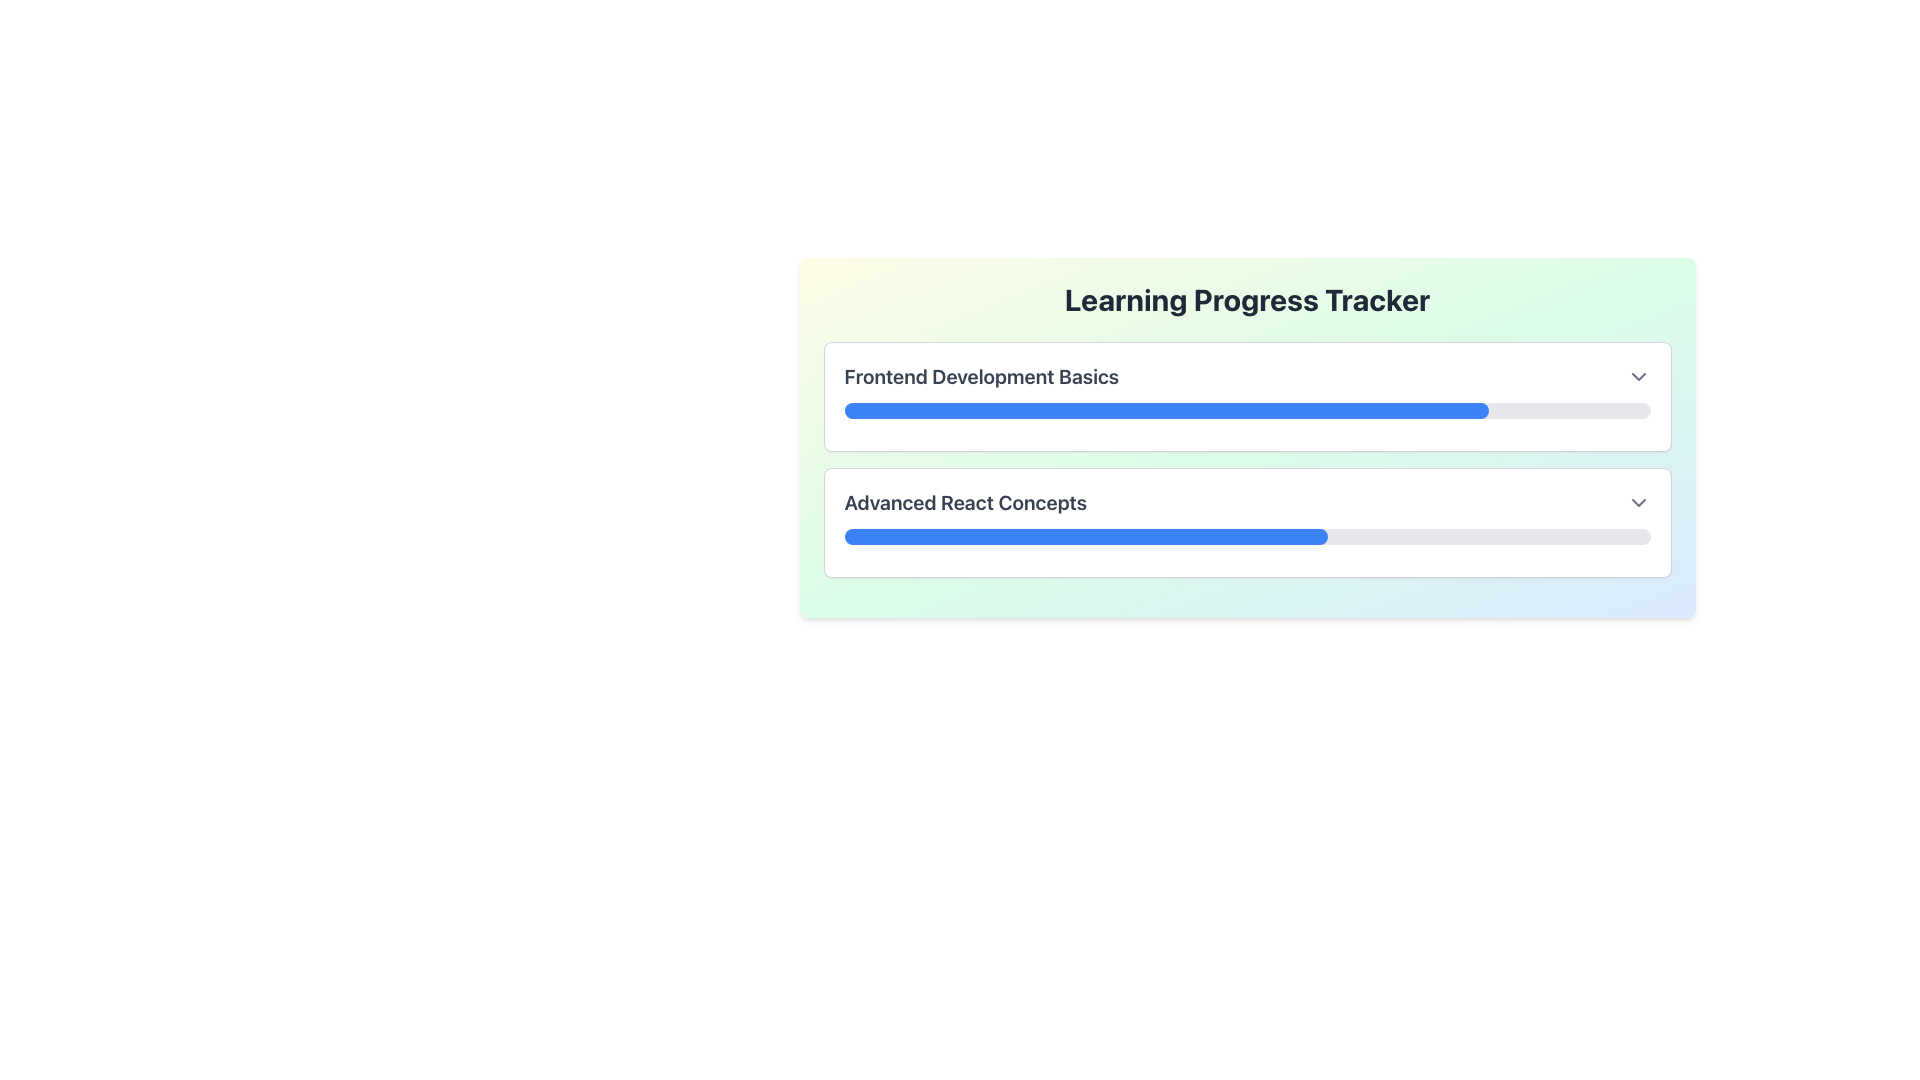  I want to click on the horizontal progress bar located directly below the 'Frontend Development Basics' title to interact with it, so click(1246, 410).